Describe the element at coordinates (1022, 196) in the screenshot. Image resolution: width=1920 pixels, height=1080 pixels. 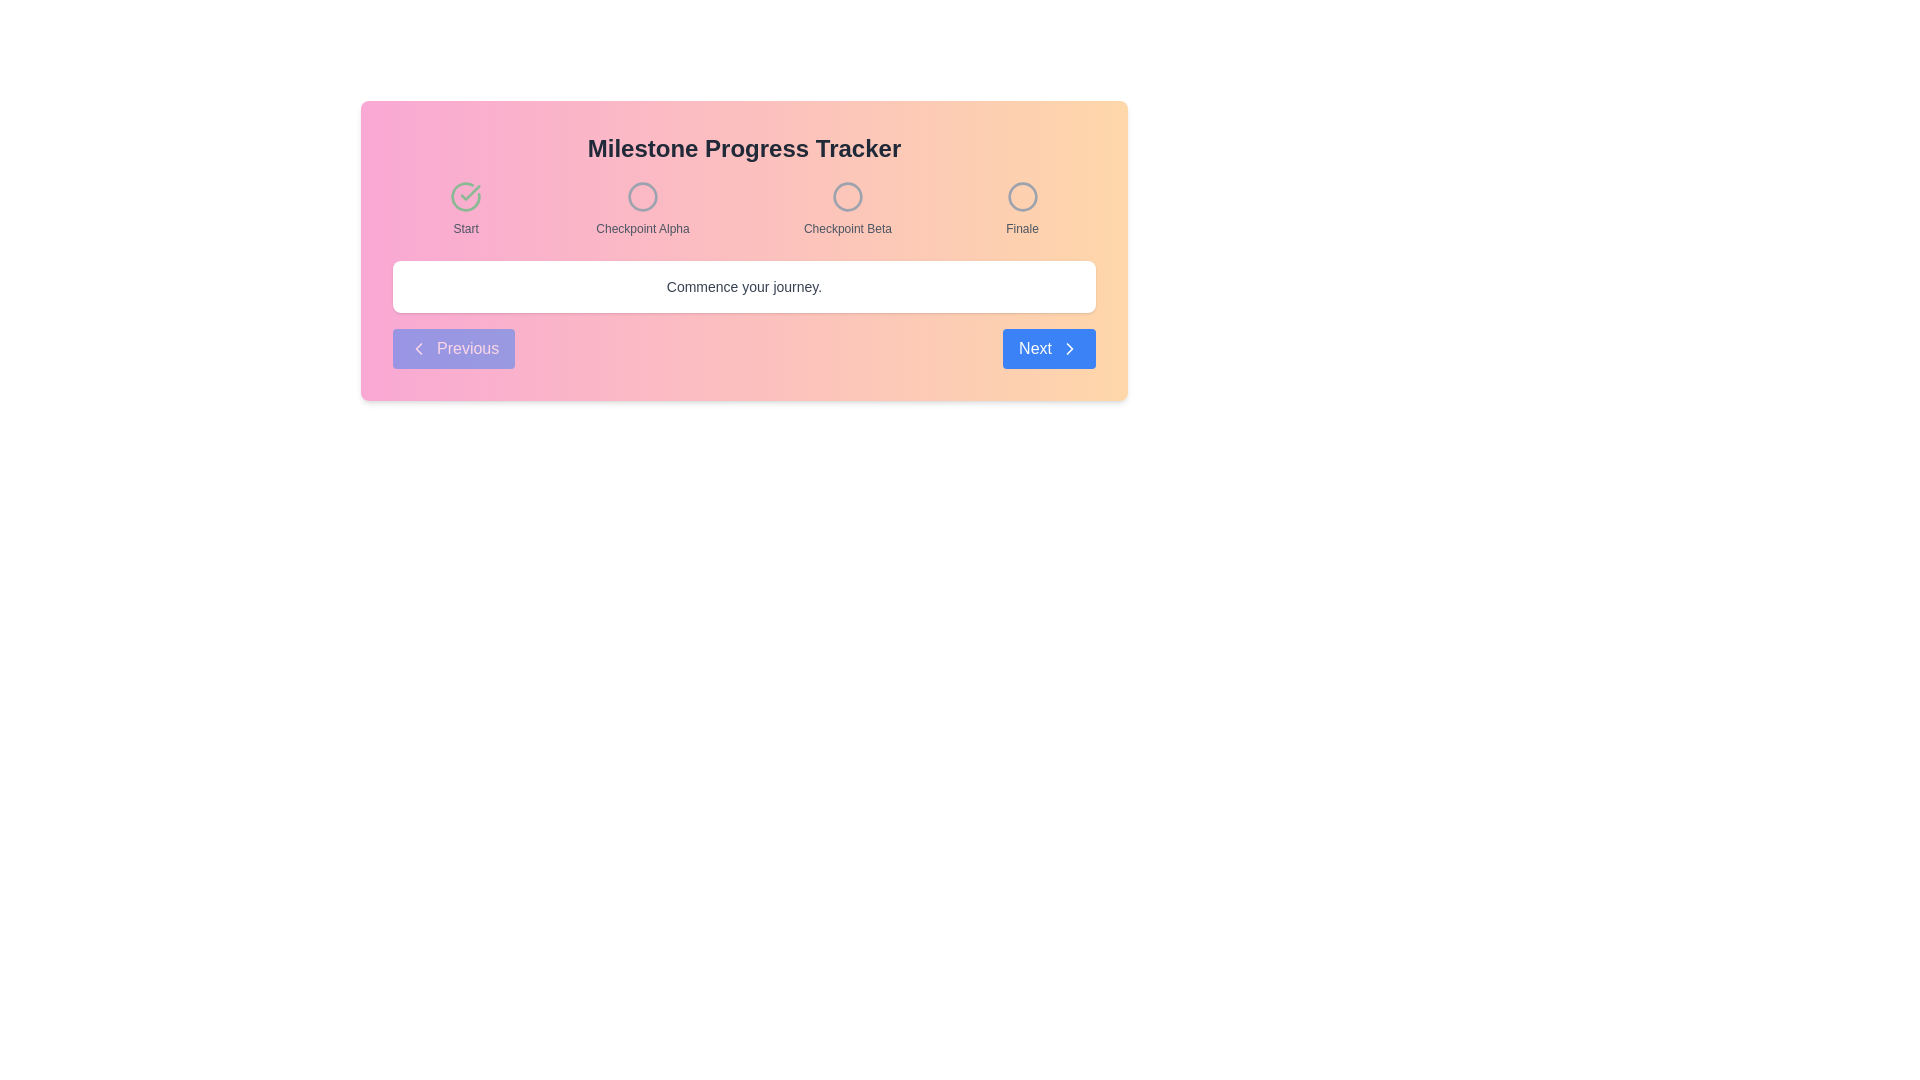
I see `the inactive milestone labeled 'Finale' in the progress tracker, which is the fourth milestone positioned towards the right edge of the interface` at that location.